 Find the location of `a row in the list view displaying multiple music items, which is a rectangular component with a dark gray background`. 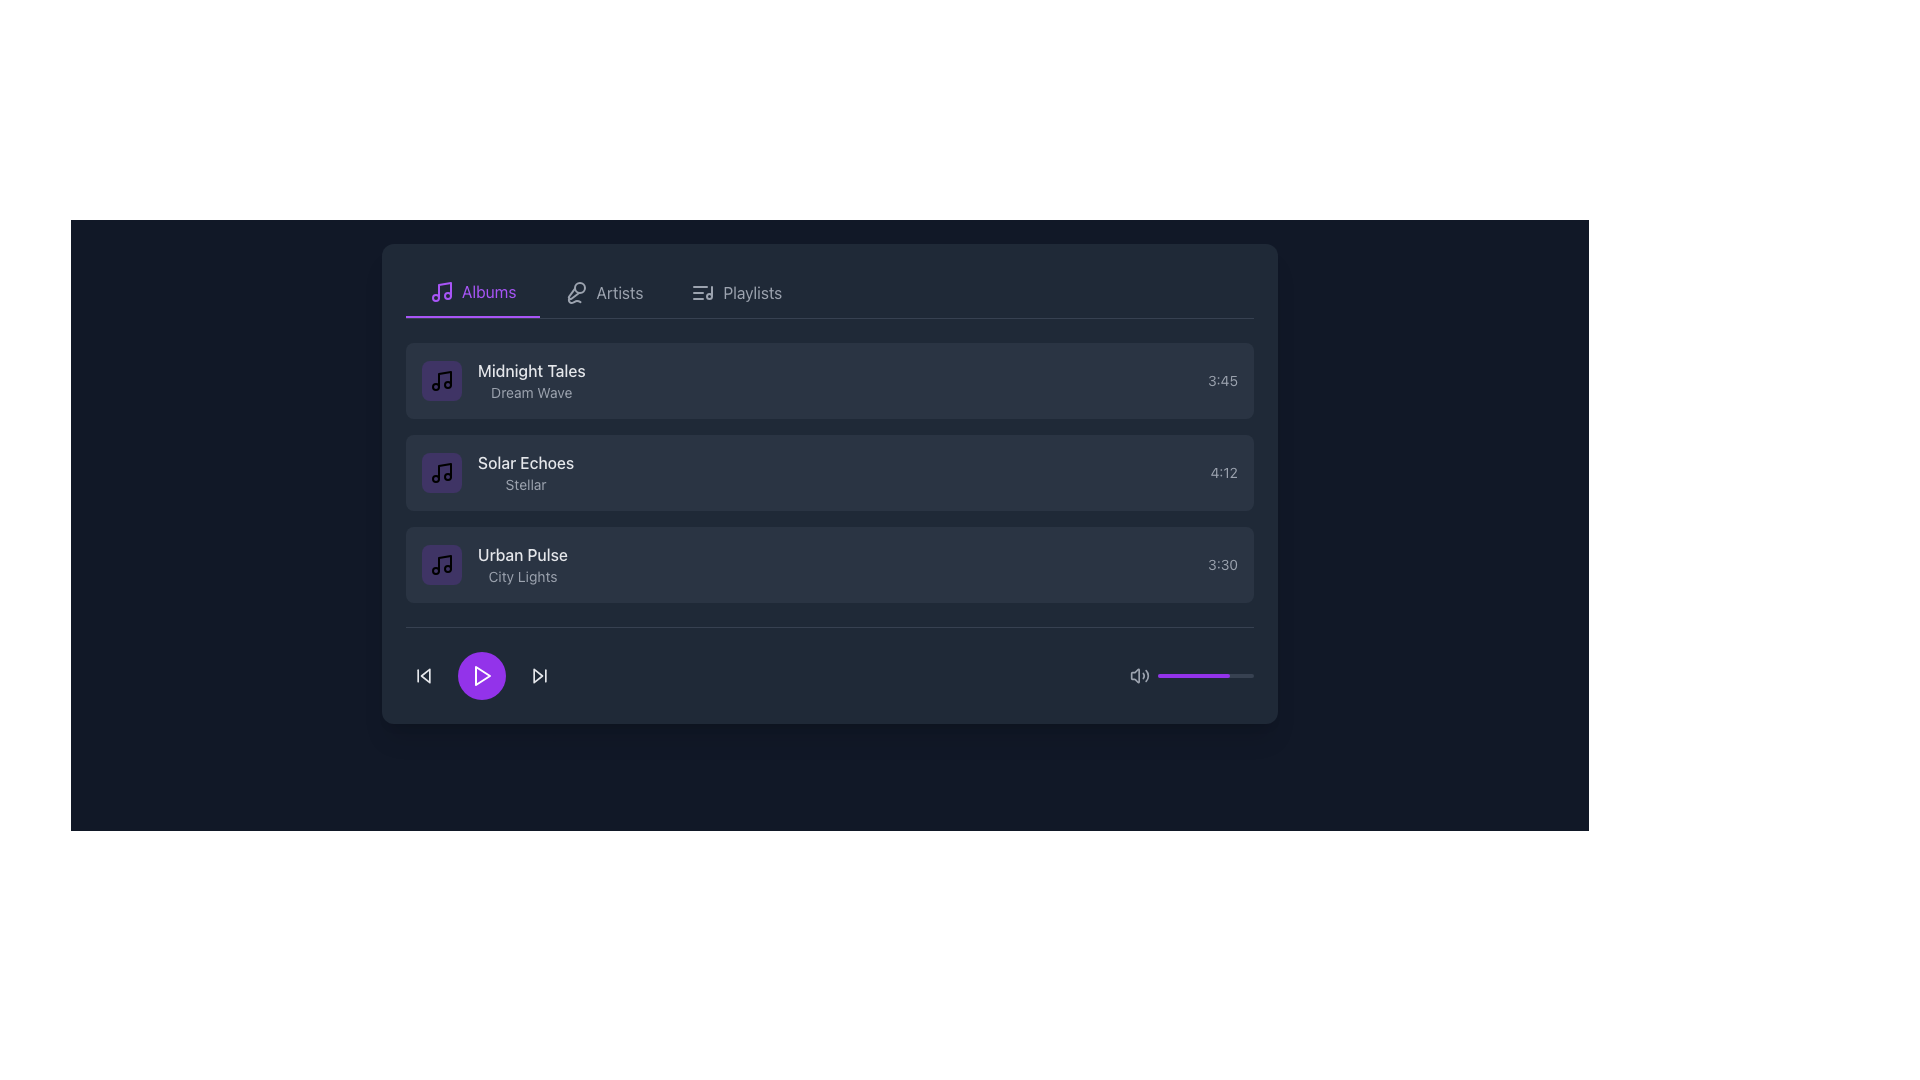

a row in the list view displaying multiple music items, which is a rectangular component with a dark gray background is located at coordinates (830, 483).